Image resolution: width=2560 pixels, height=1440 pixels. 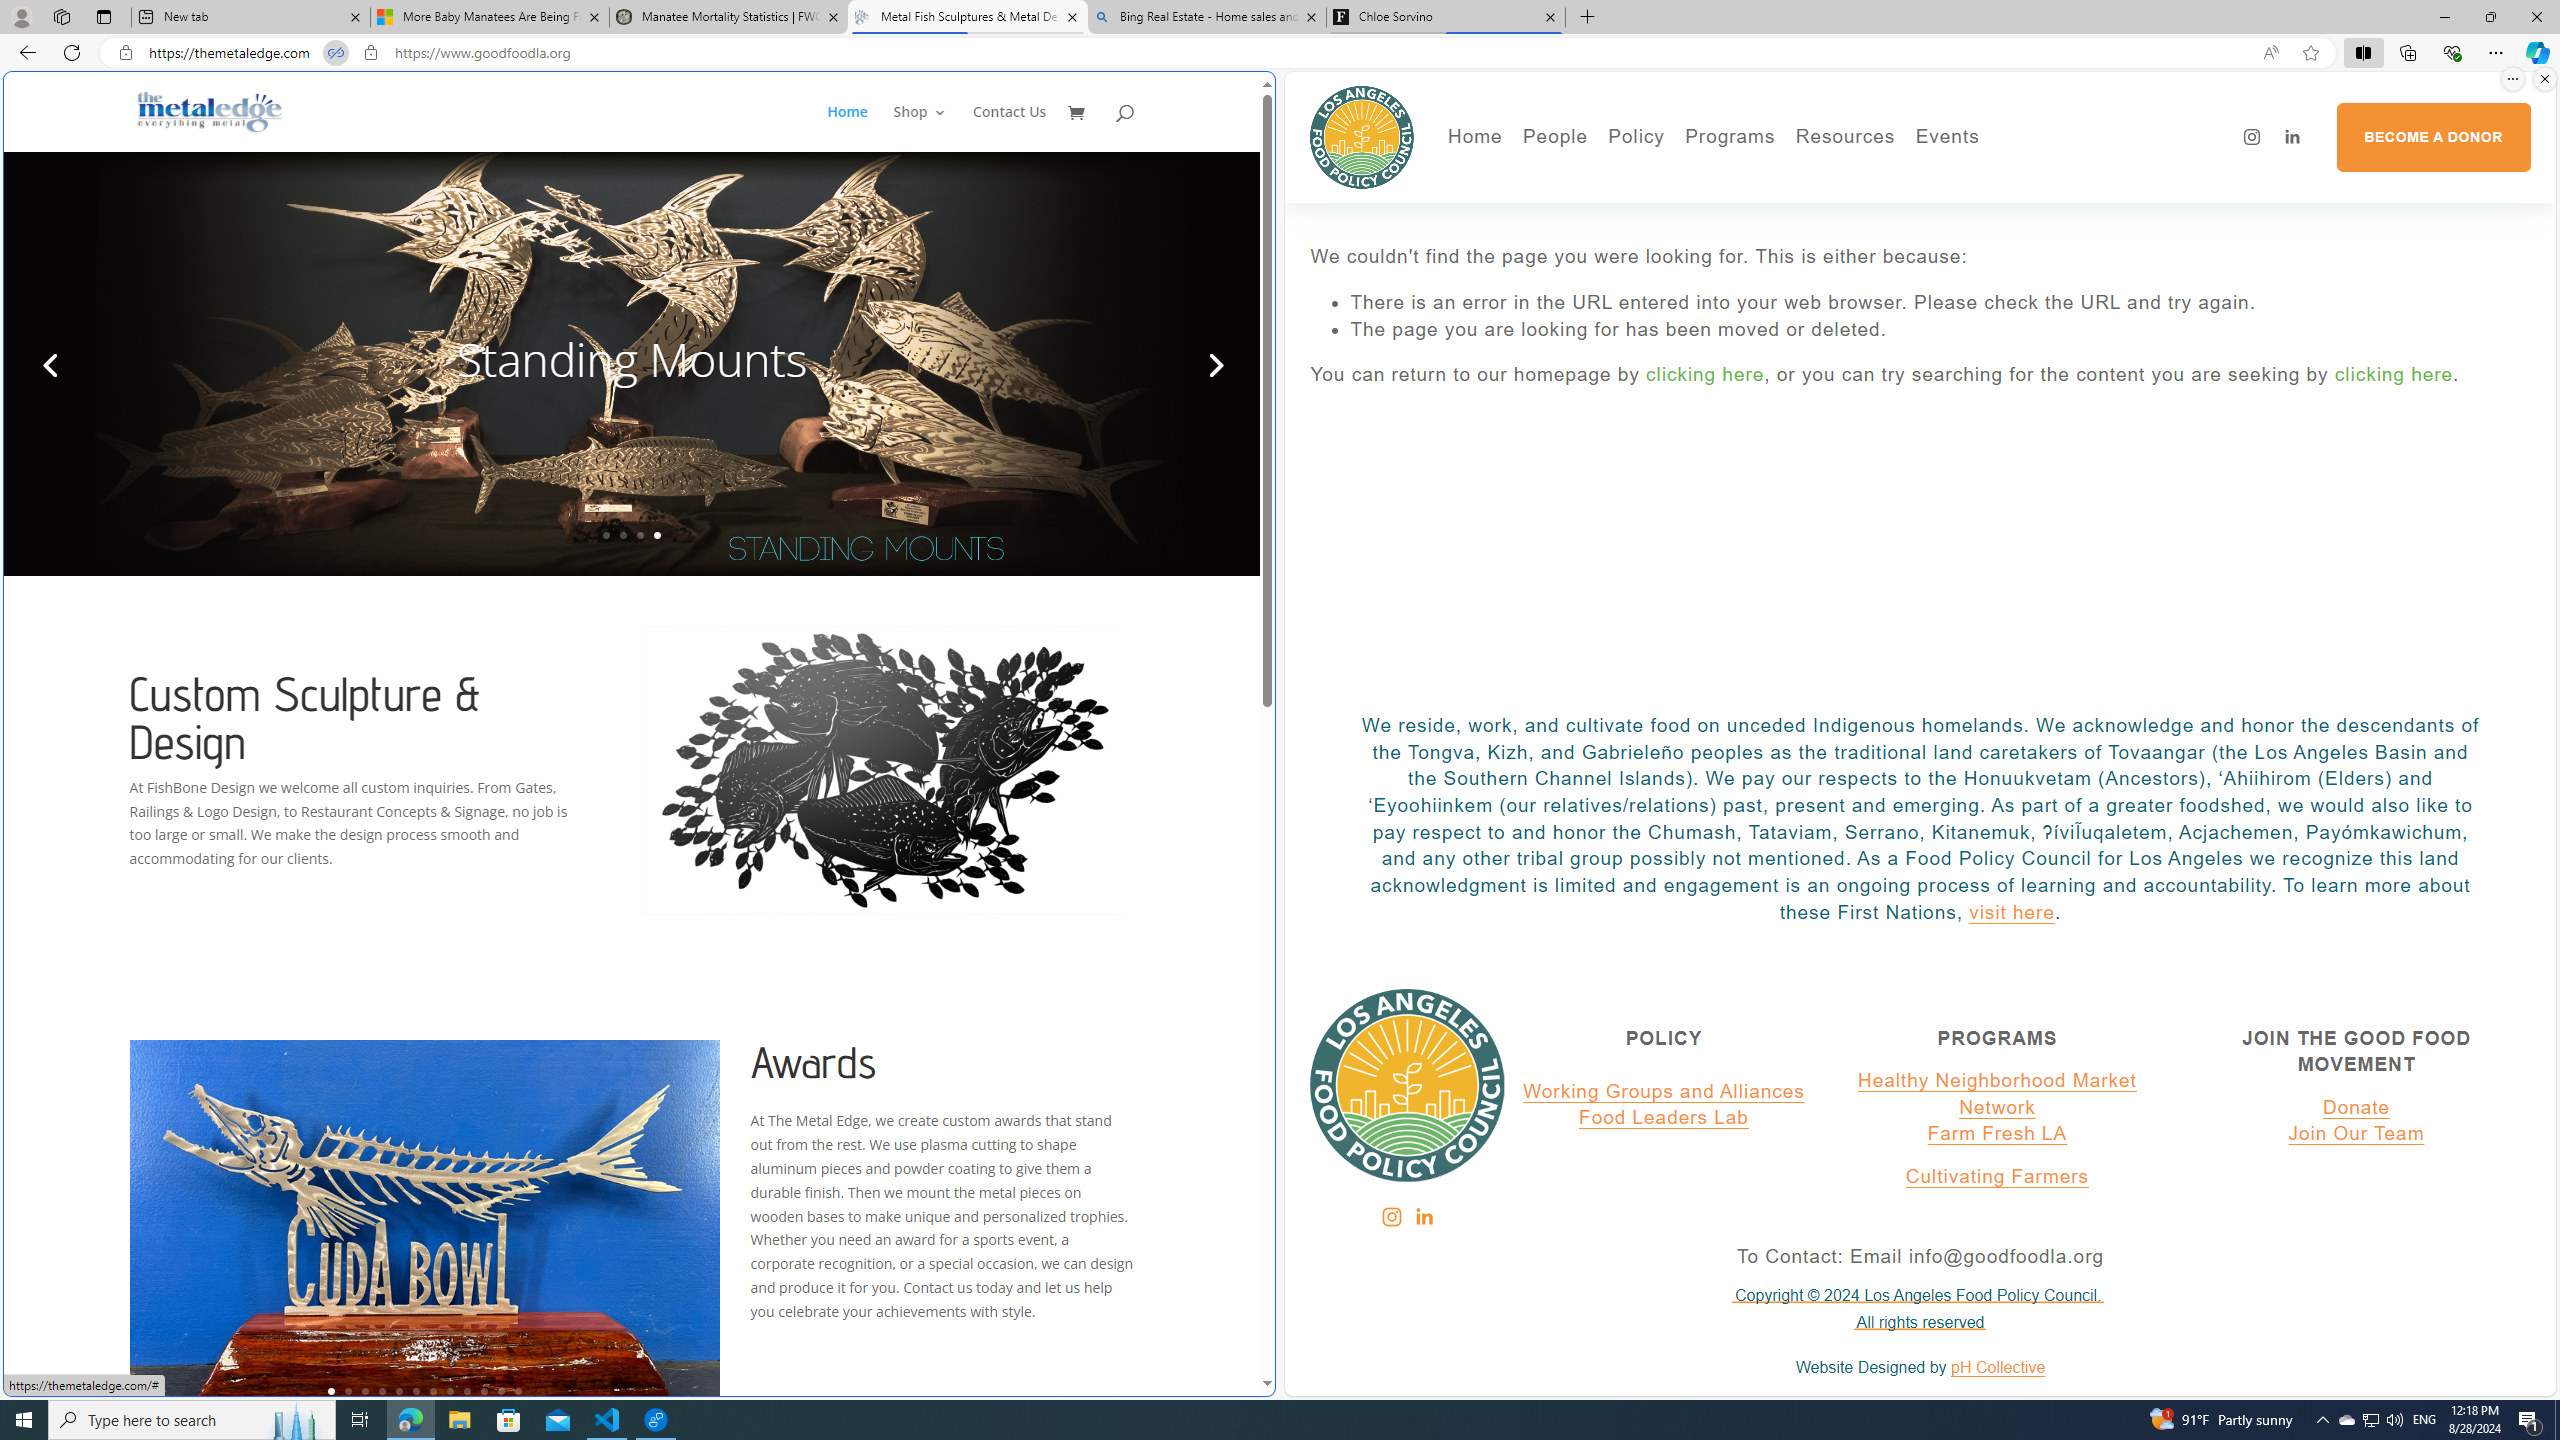 I want to click on '12', so click(x=517, y=1390).